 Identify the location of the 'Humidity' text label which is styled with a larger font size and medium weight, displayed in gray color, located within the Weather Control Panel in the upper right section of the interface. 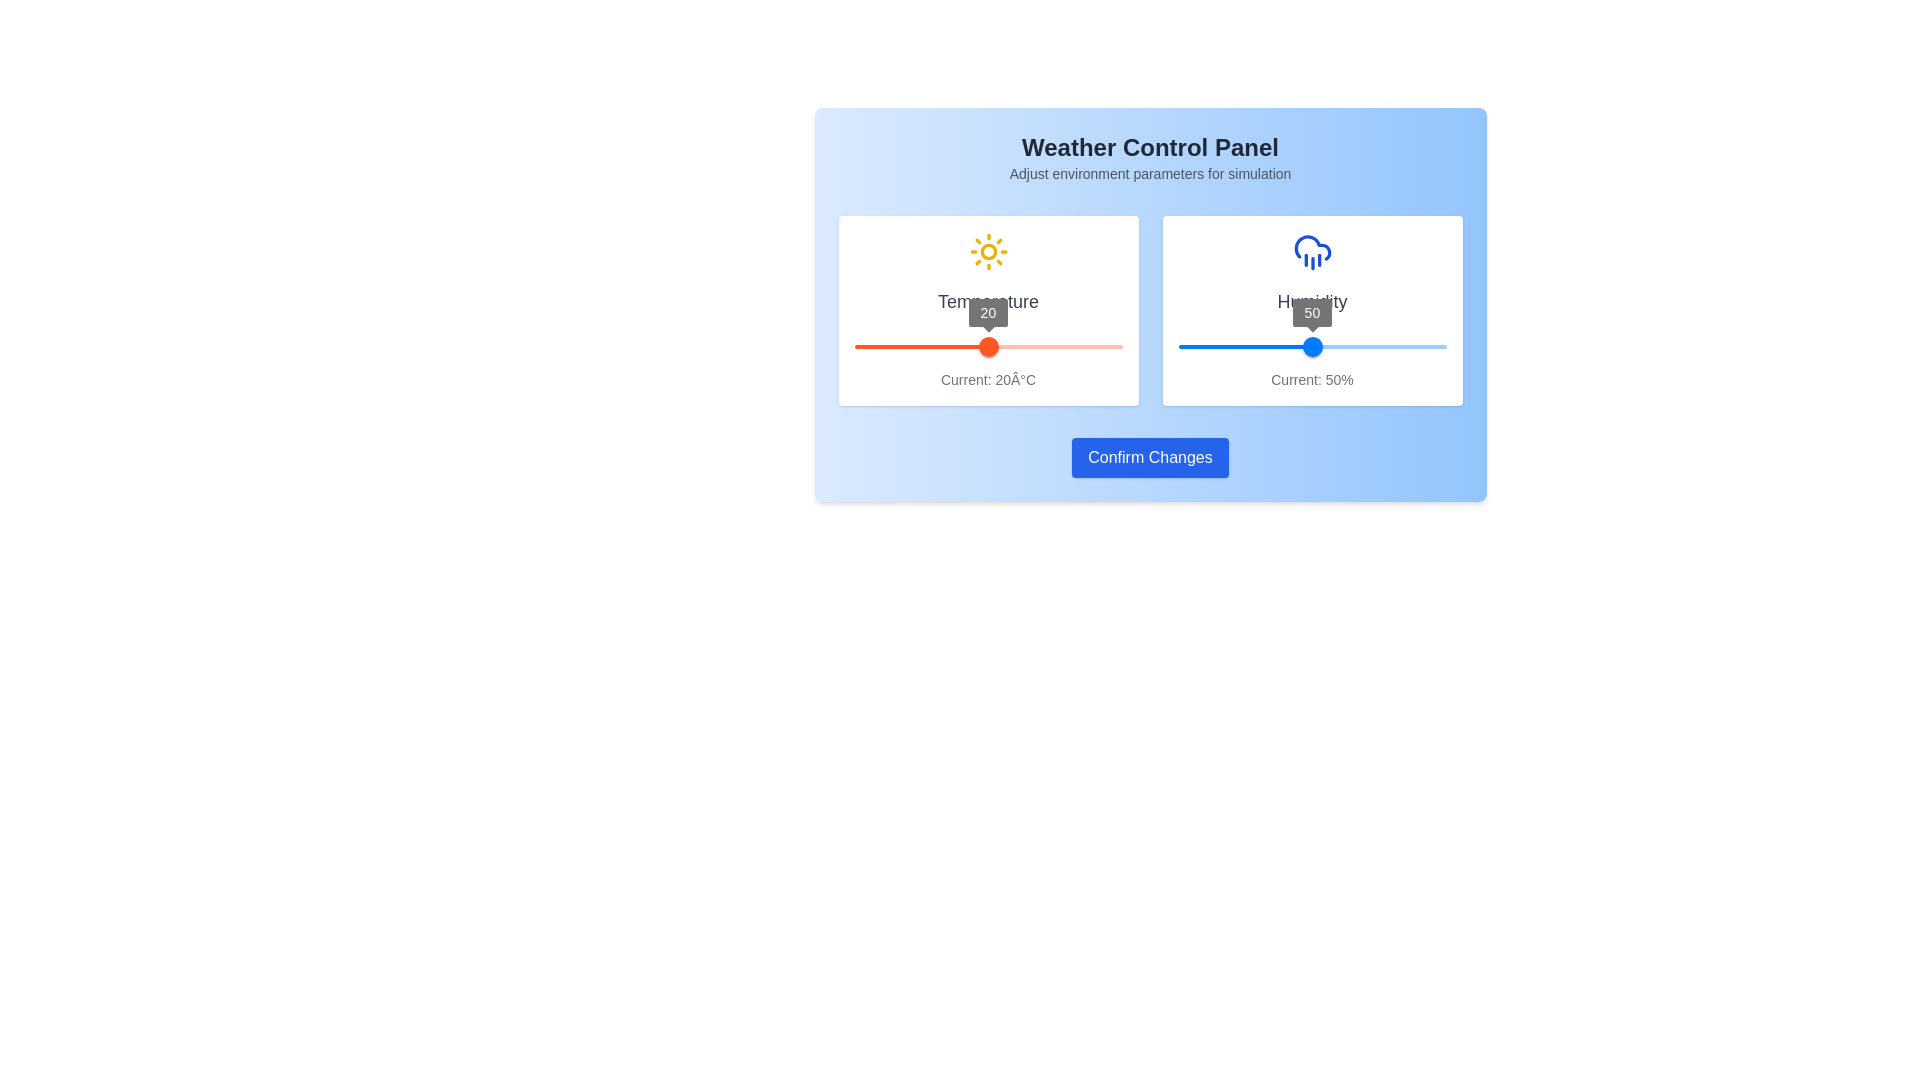
(1312, 301).